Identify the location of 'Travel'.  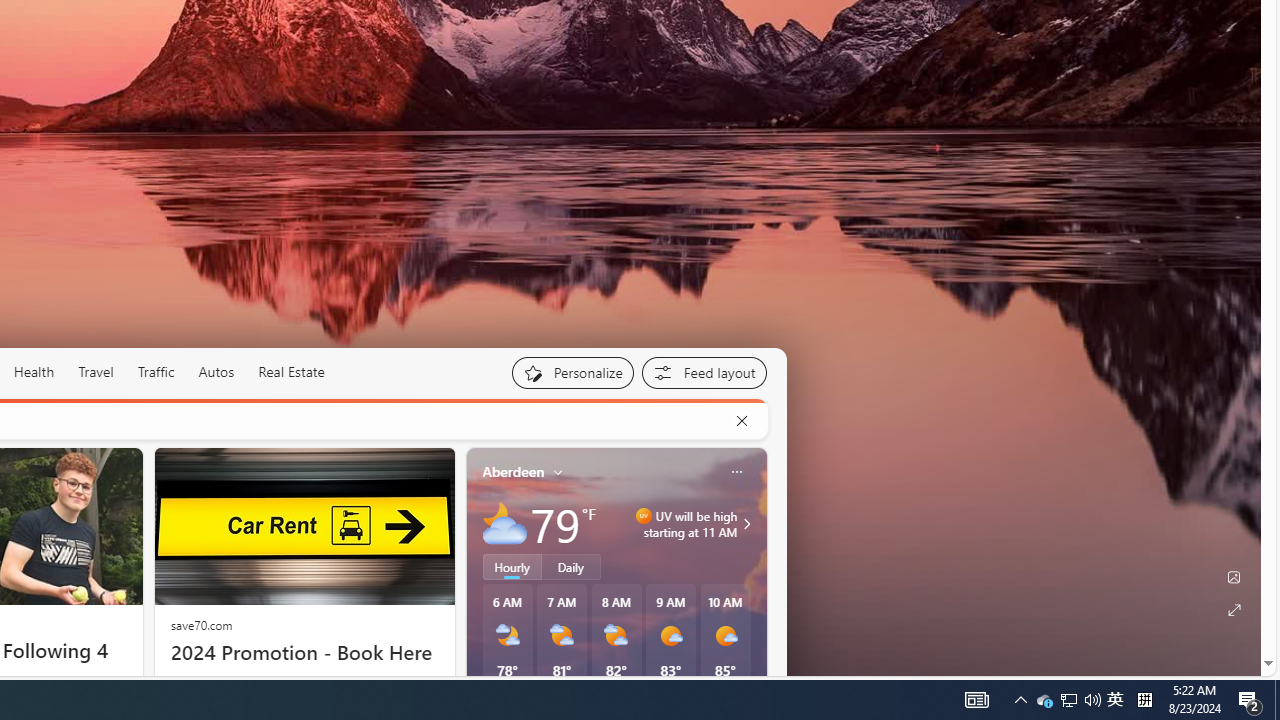
(95, 372).